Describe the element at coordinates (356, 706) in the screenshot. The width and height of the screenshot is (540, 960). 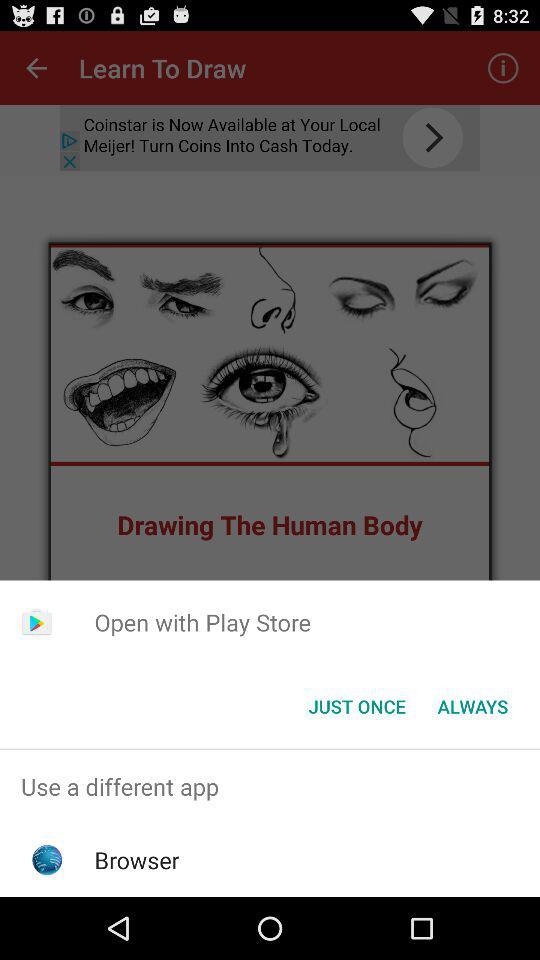
I see `the button to the left of always icon` at that location.